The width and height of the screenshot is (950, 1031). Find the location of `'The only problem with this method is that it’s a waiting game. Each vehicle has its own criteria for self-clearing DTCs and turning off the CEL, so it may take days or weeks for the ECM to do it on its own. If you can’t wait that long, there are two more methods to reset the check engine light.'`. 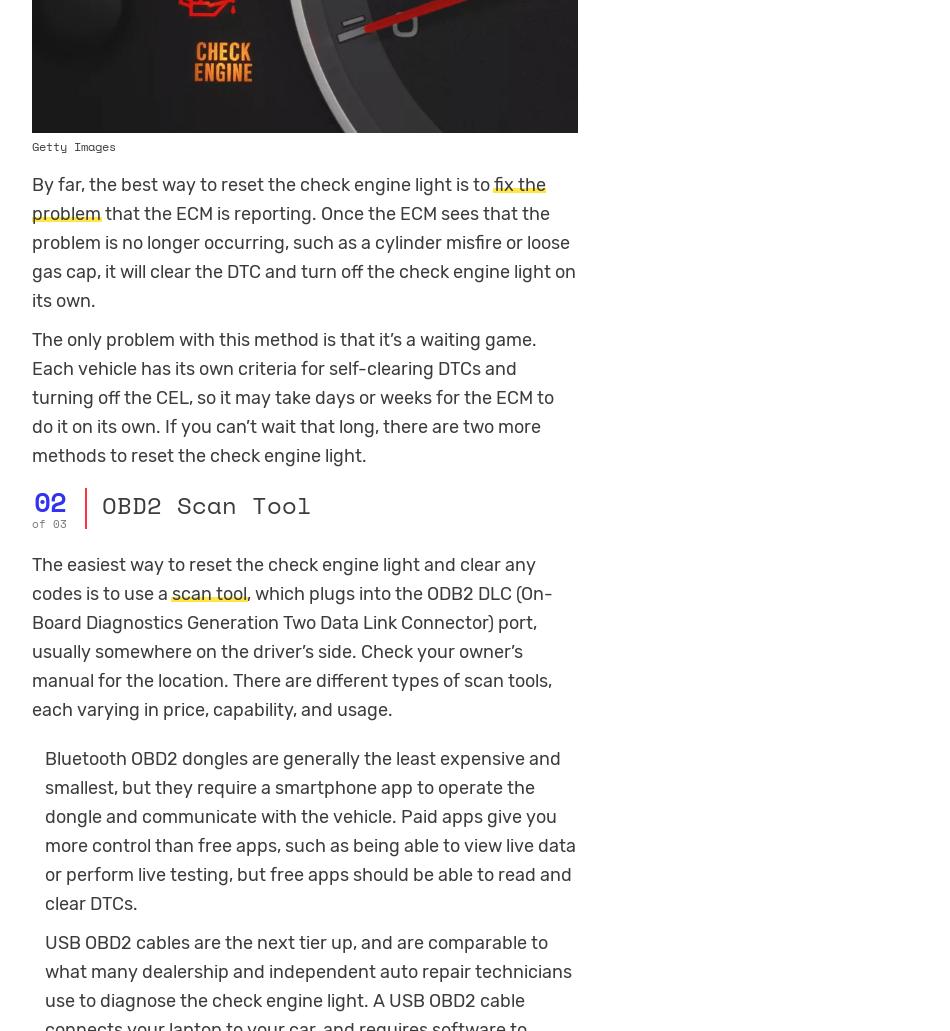

'The only problem with this method is that it’s a waiting game. Each vehicle has its own criteria for self-clearing DTCs and turning off the CEL, so it may take days or weeks for the ECM to do it on its own. If you can’t wait that long, there are two more methods to reset the check engine light.' is located at coordinates (291, 396).